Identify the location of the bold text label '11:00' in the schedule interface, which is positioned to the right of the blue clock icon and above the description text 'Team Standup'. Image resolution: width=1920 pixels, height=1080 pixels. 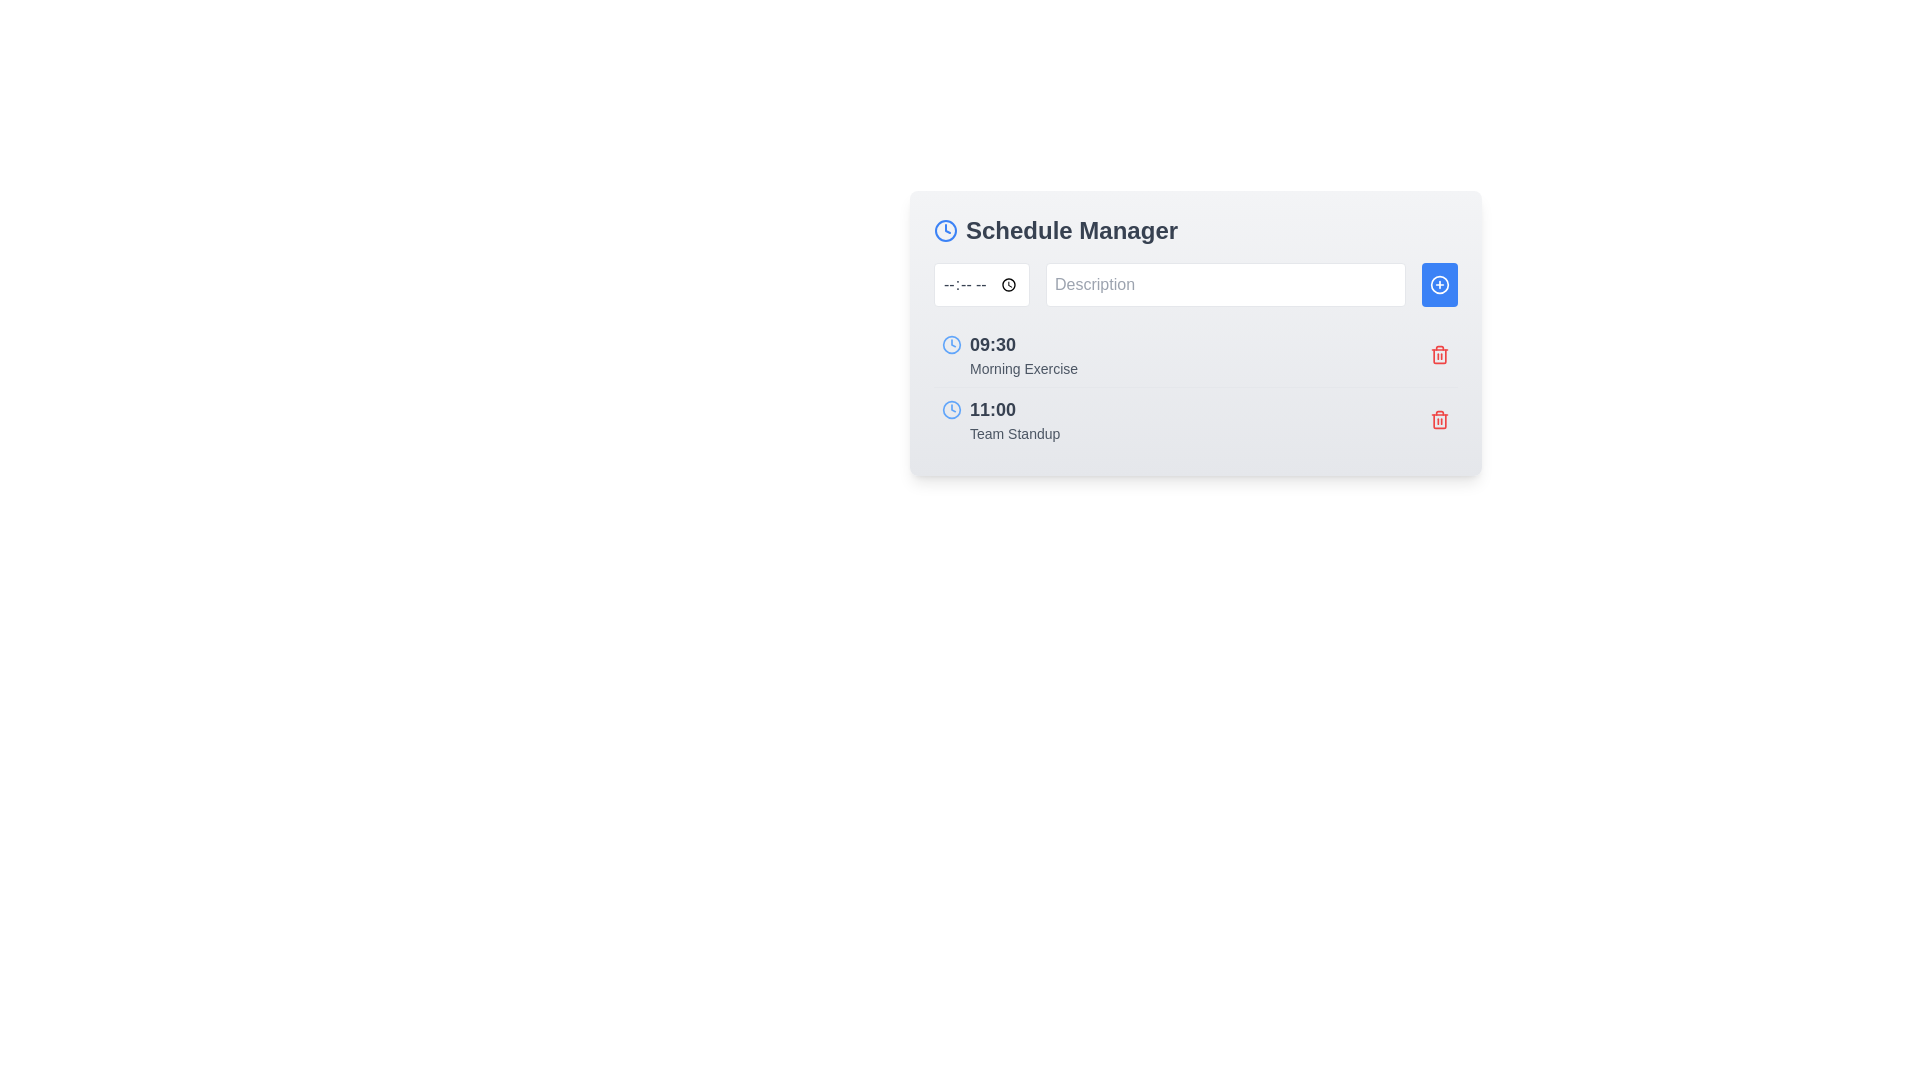
(1001, 408).